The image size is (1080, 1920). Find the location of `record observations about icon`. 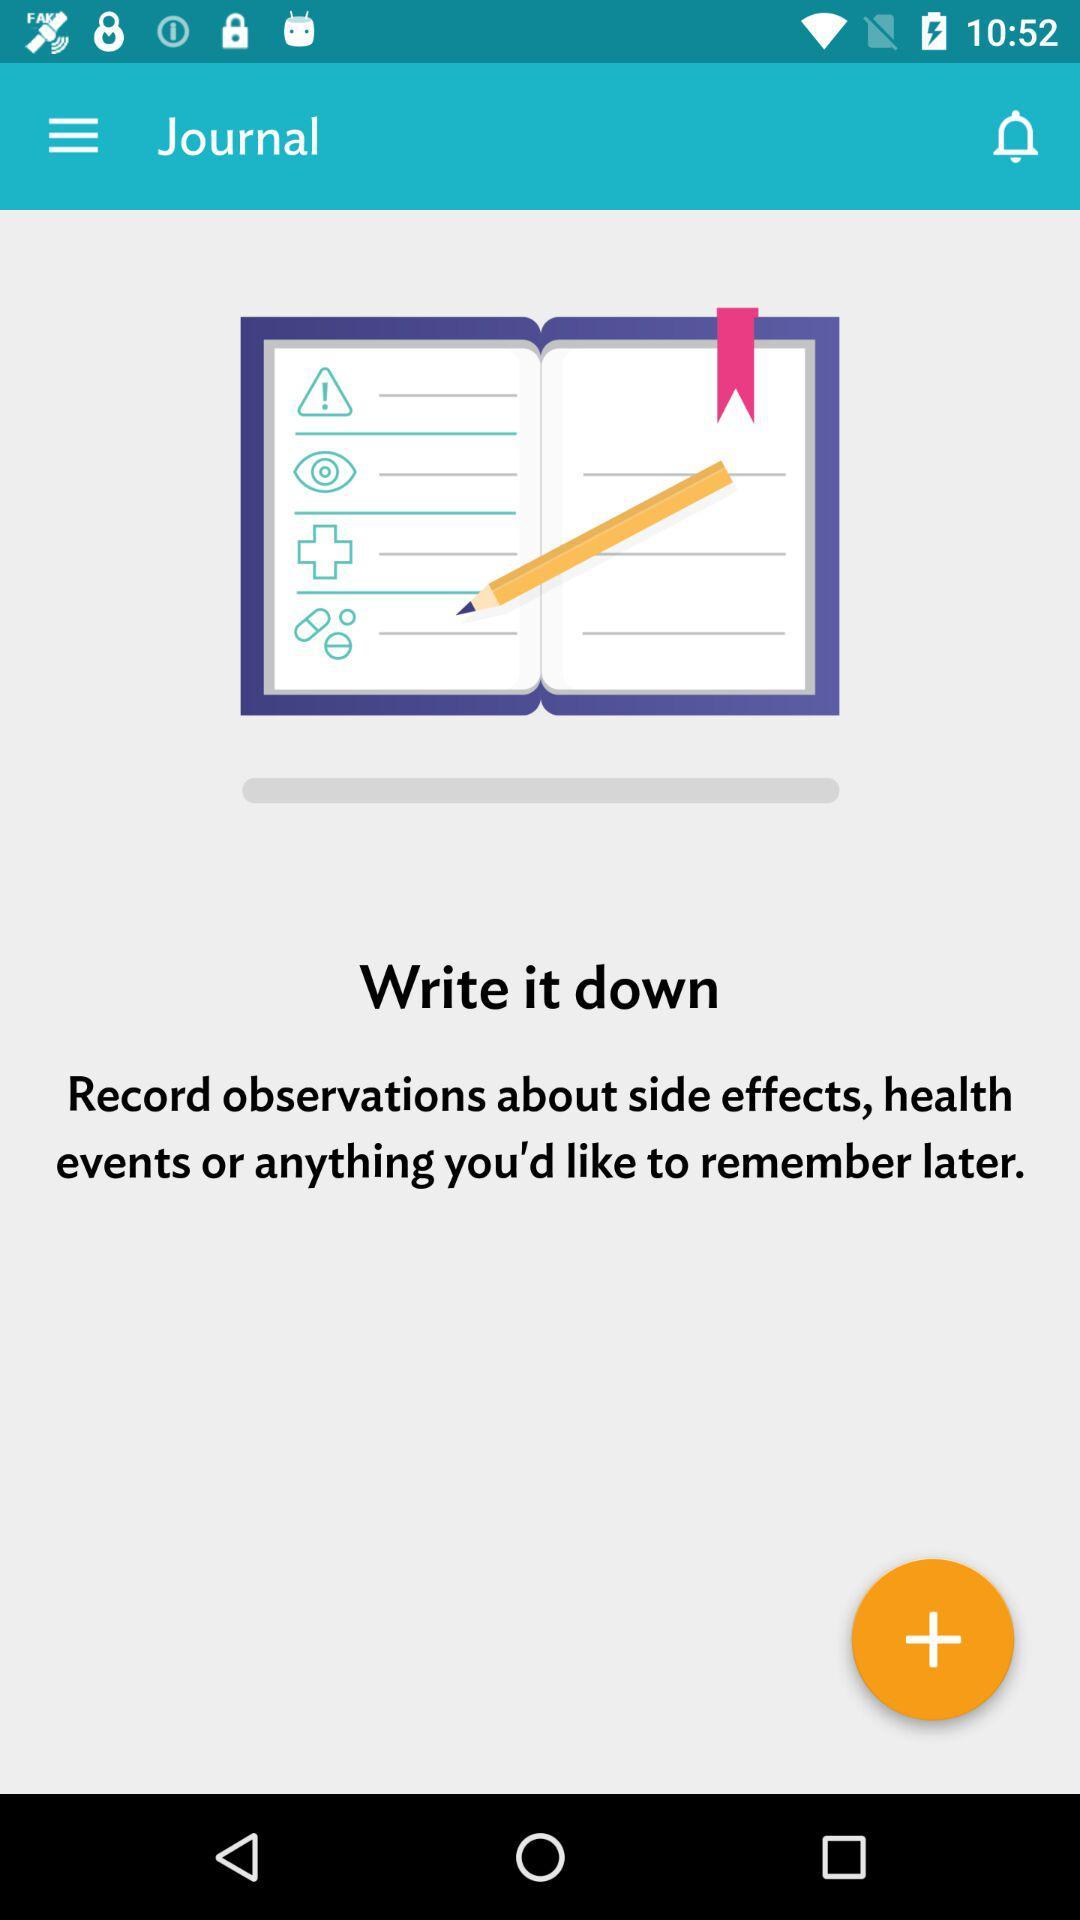

record observations about icon is located at coordinates (540, 1127).